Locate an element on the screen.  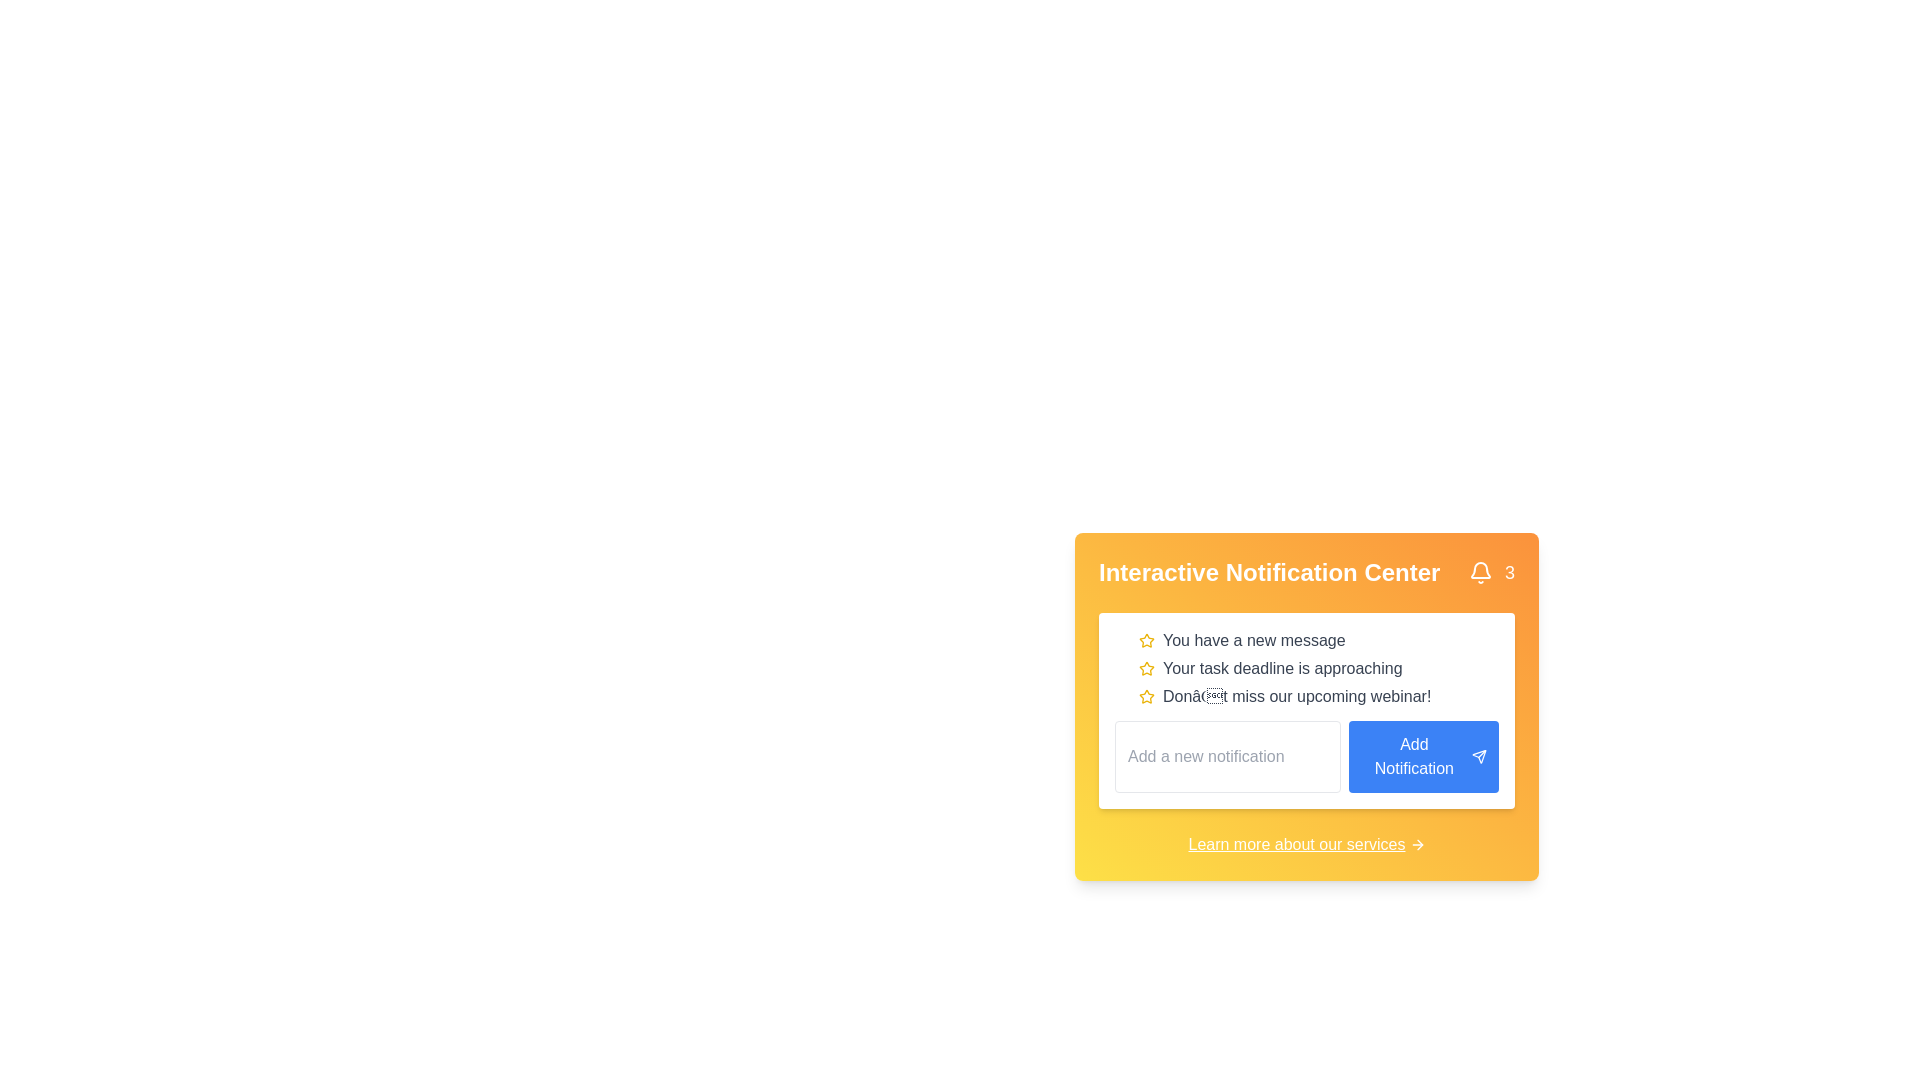
the paper plane icon with a blue background located at the top-right corner of the 'Add Notification' button is located at coordinates (1479, 756).